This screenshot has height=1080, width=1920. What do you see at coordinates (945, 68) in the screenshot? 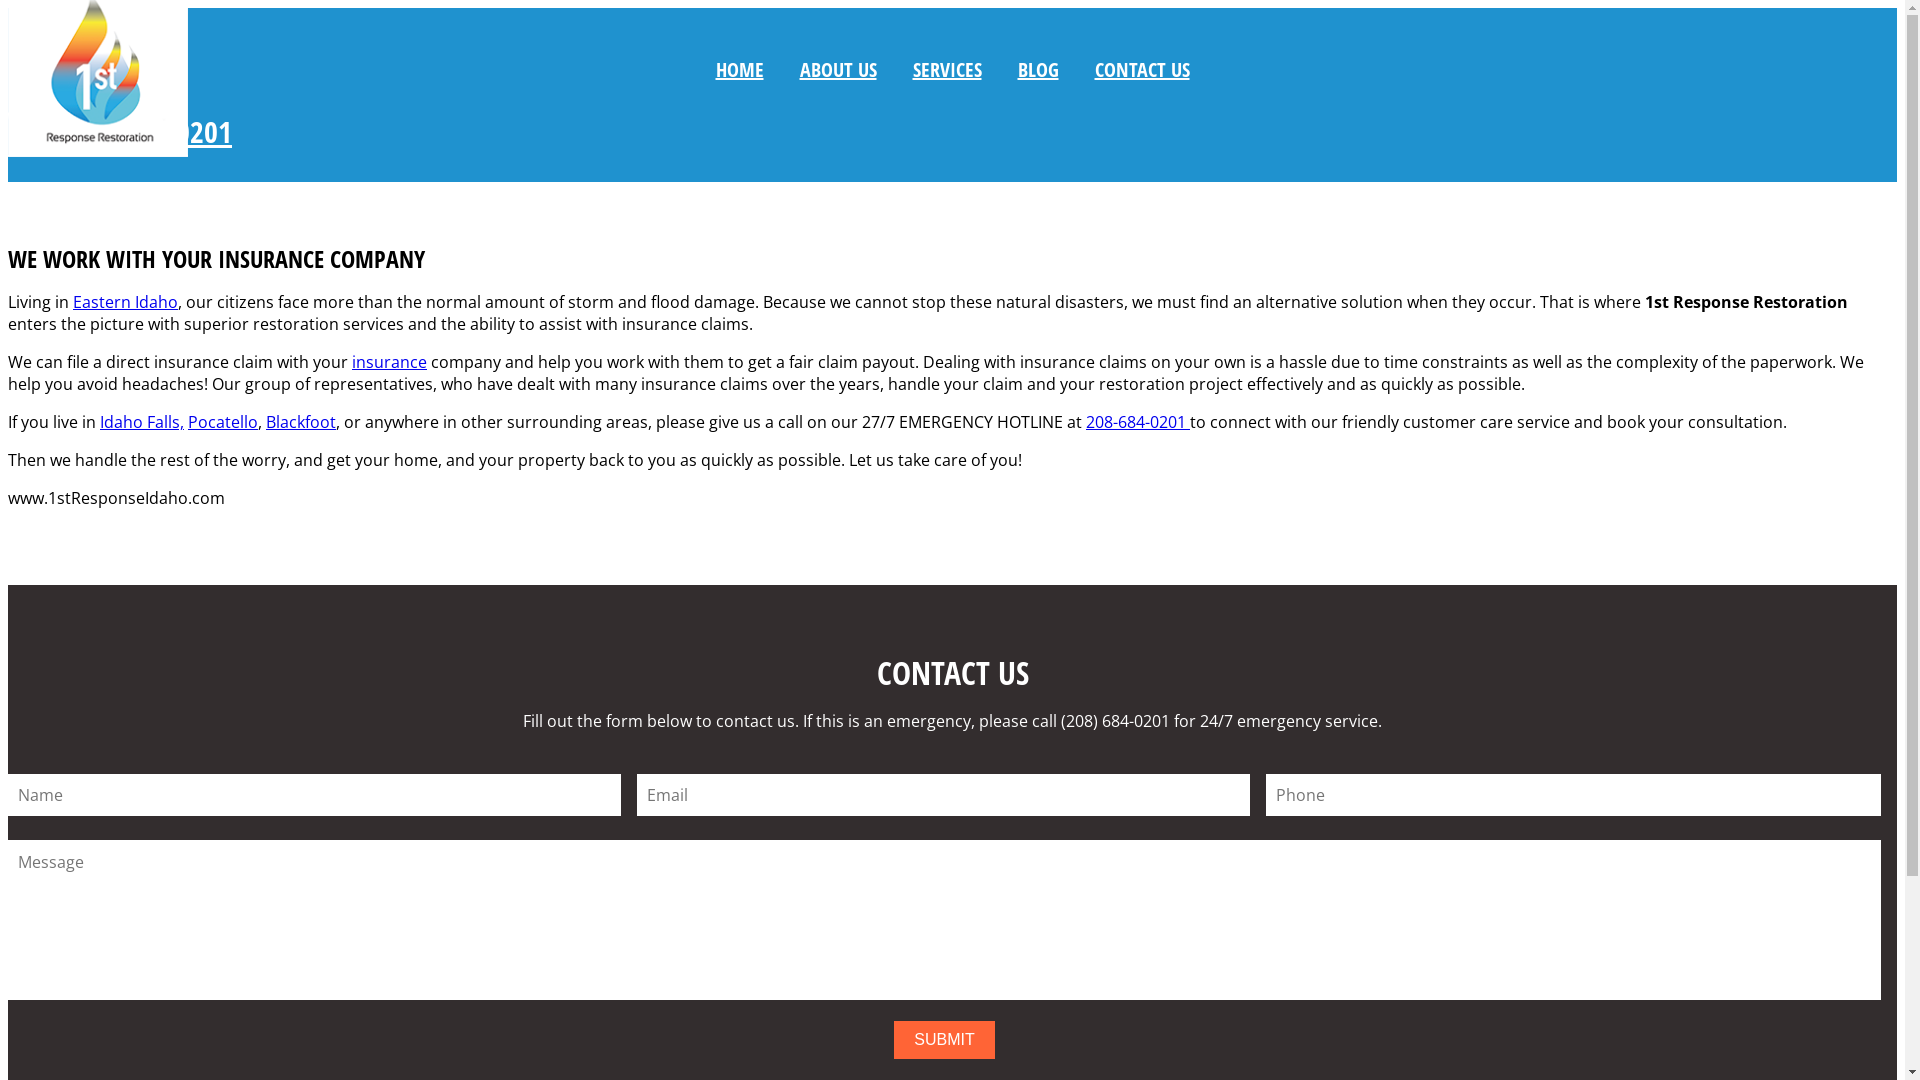
I see `'SERVICES'` at bounding box center [945, 68].